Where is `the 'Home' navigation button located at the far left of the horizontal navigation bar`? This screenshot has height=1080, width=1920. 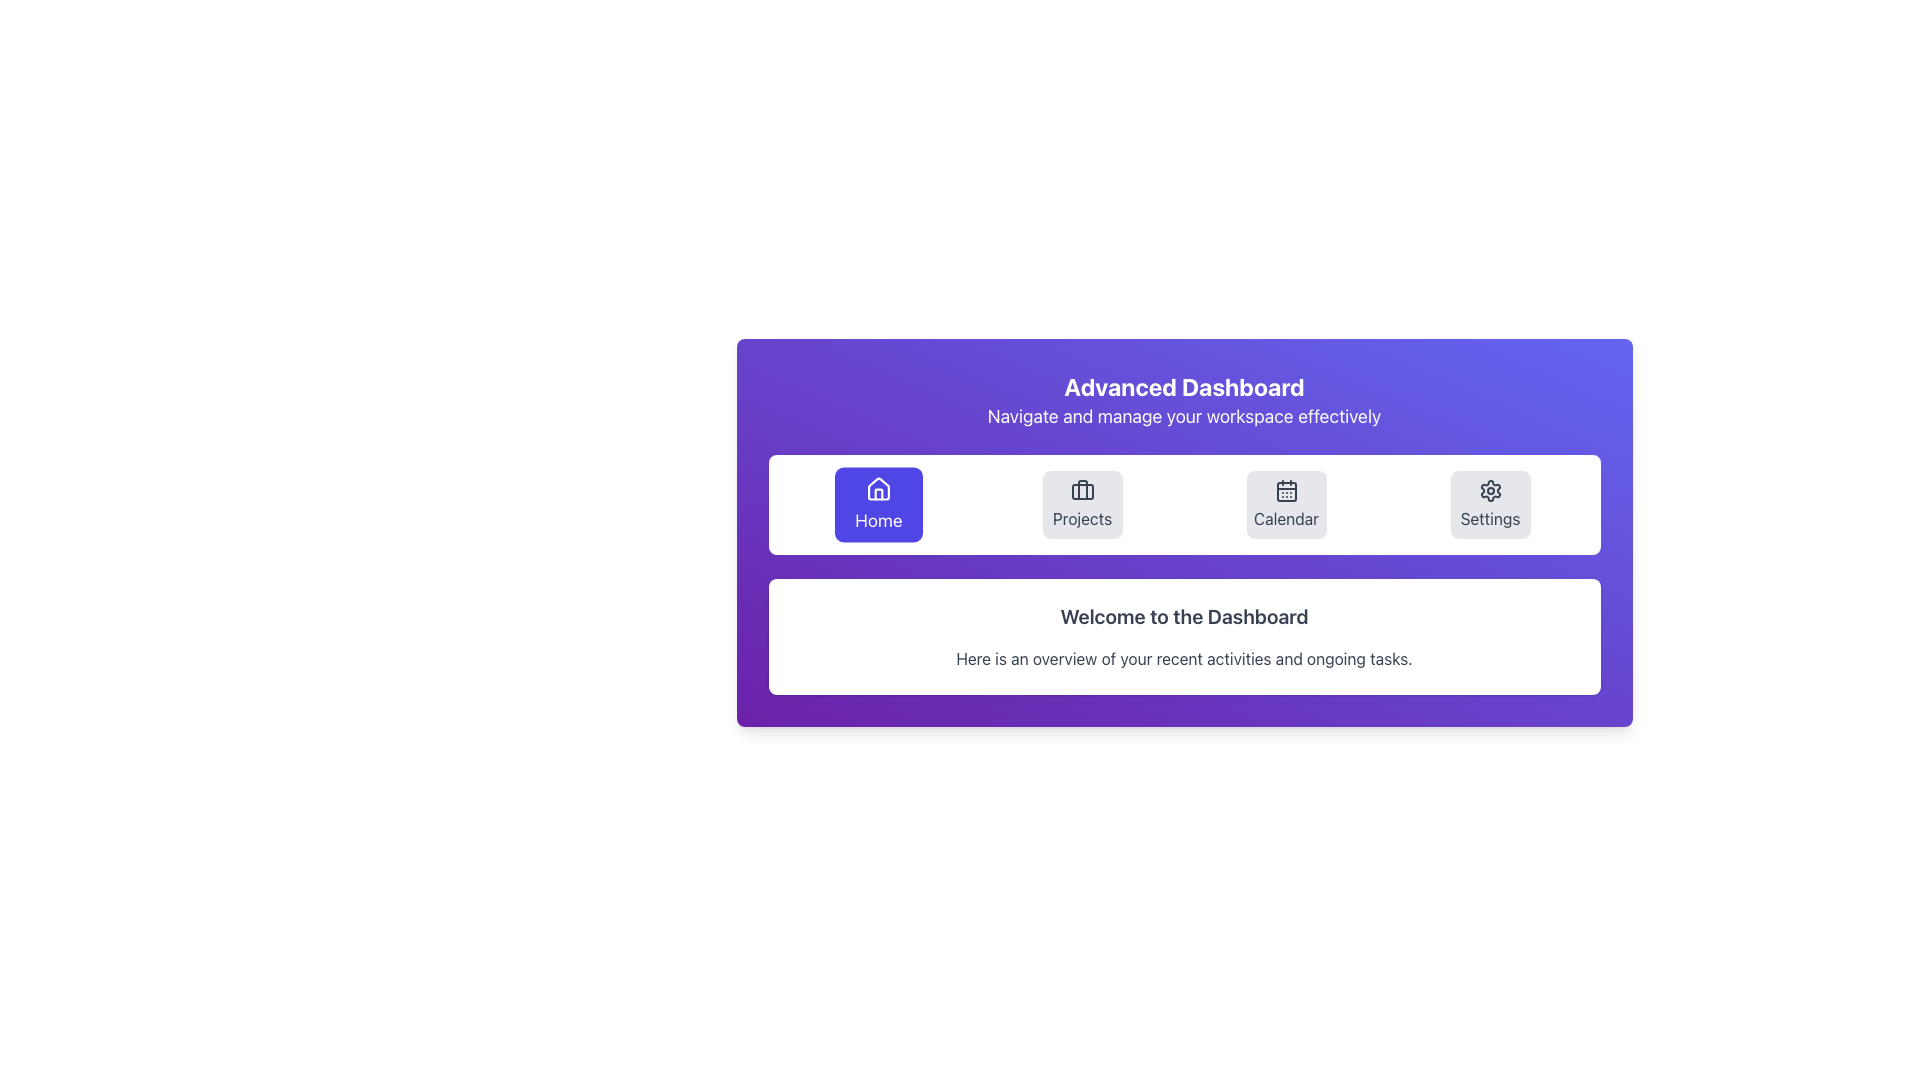
the 'Home' navigation button located at the far left of the horizontal navigation bar is located at coordinates (878, 504).